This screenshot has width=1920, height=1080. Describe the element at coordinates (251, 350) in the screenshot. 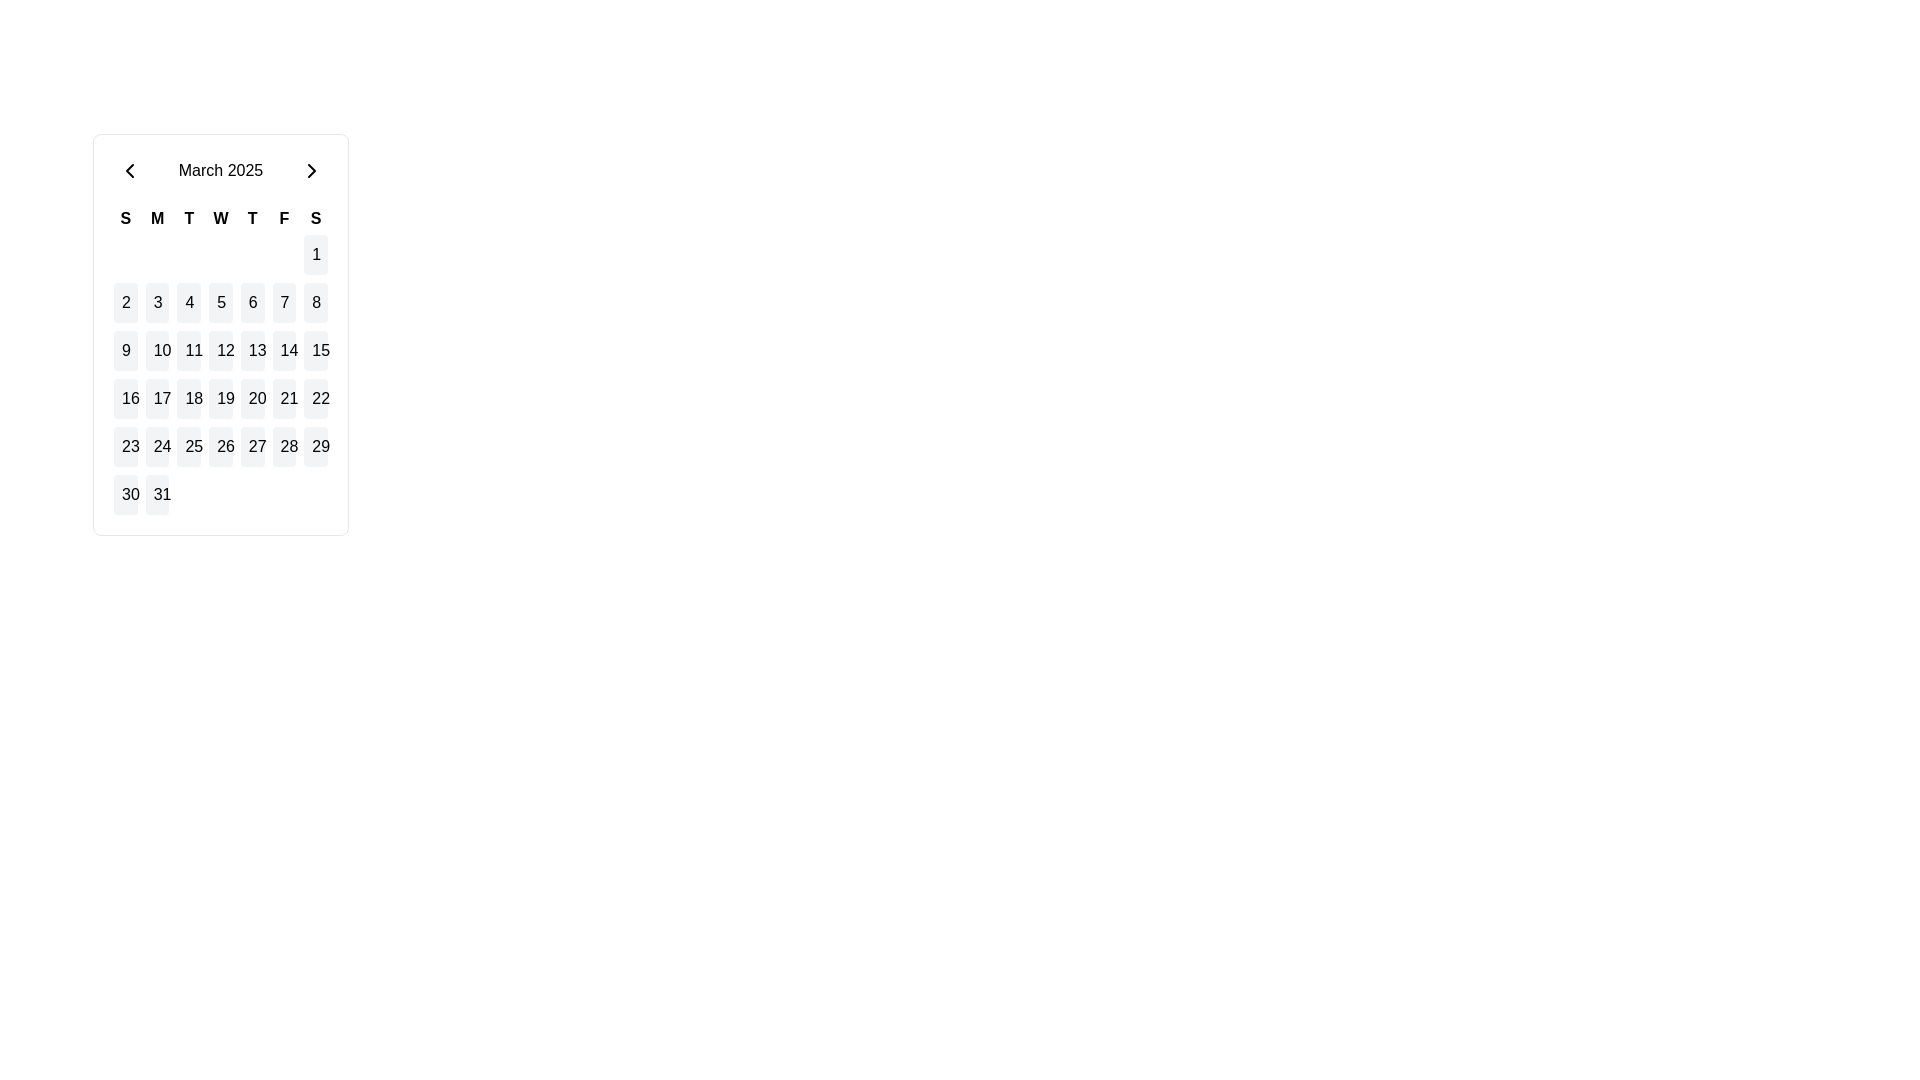

I see `the rounded rectangular button displaying '13'` at that location.